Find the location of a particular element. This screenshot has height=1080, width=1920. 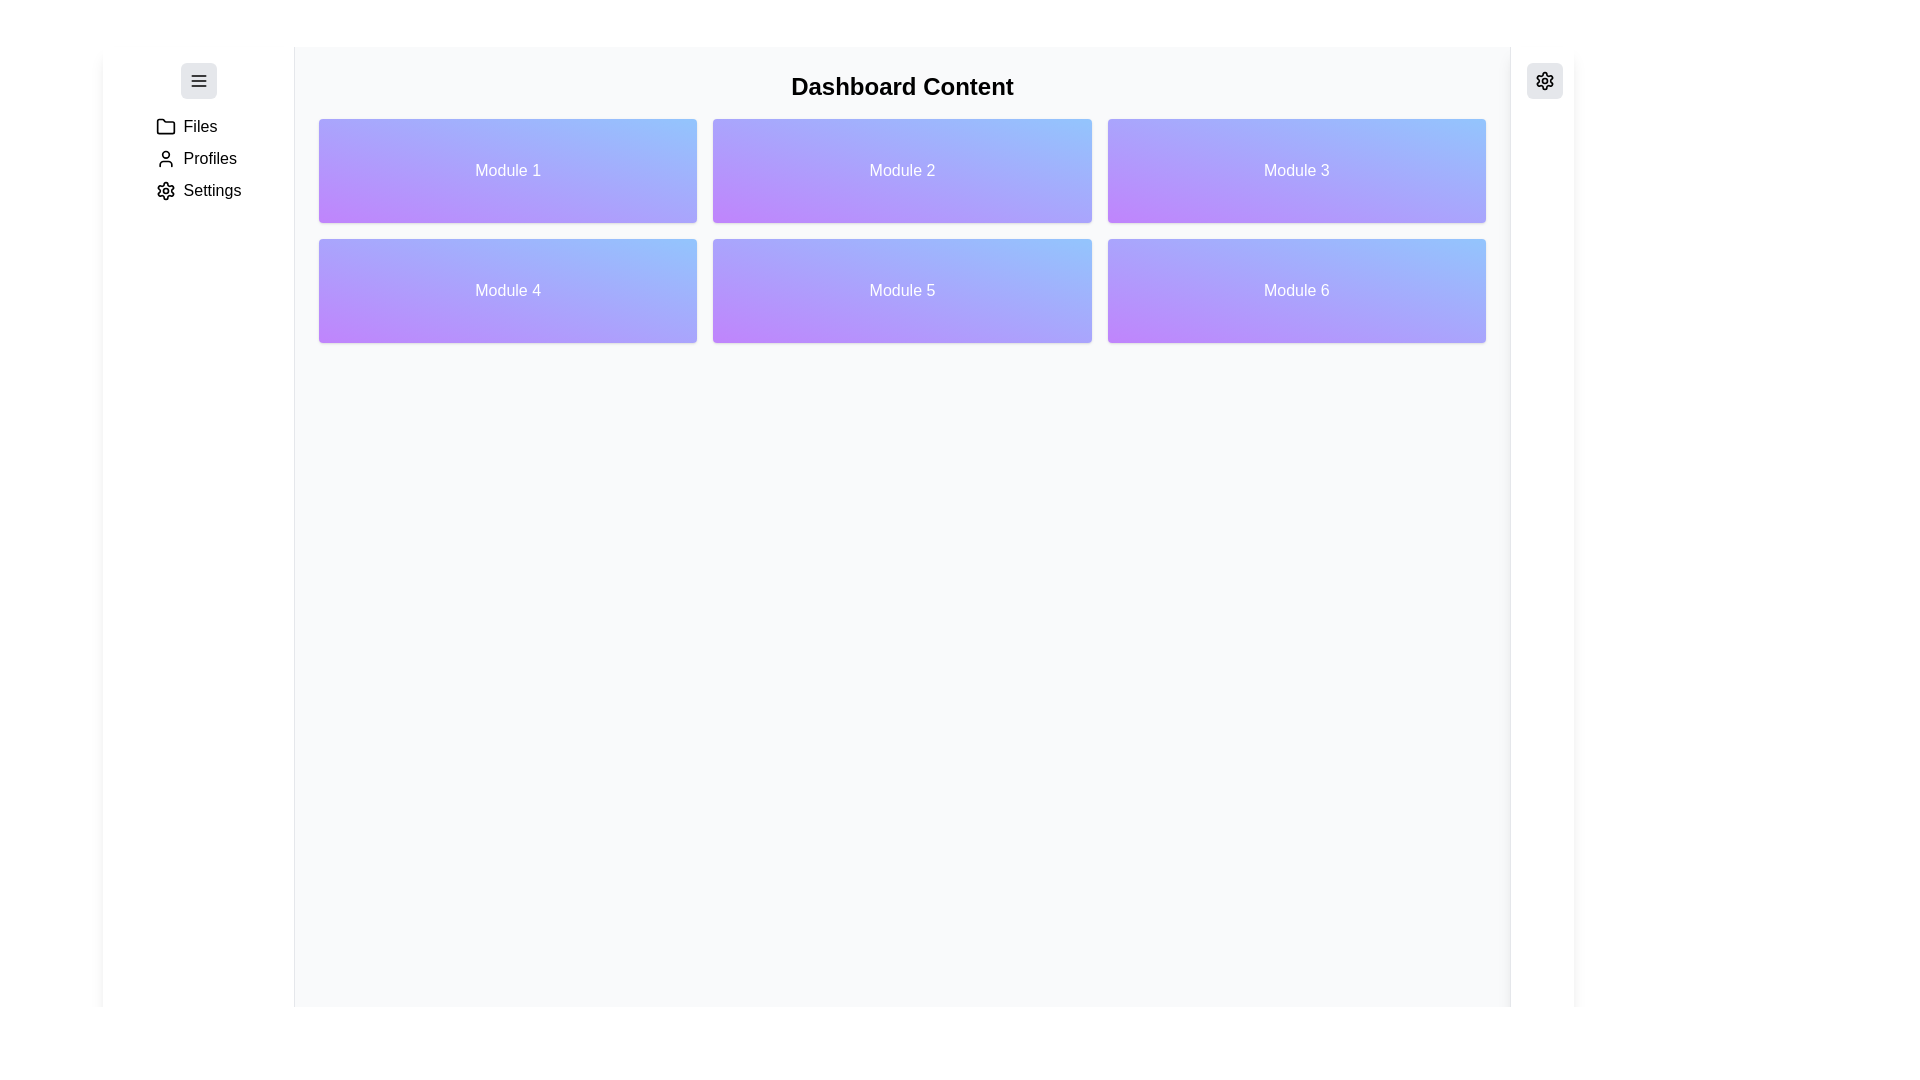

the second navigation item in the sidebar is located at coordinates (198, 157).